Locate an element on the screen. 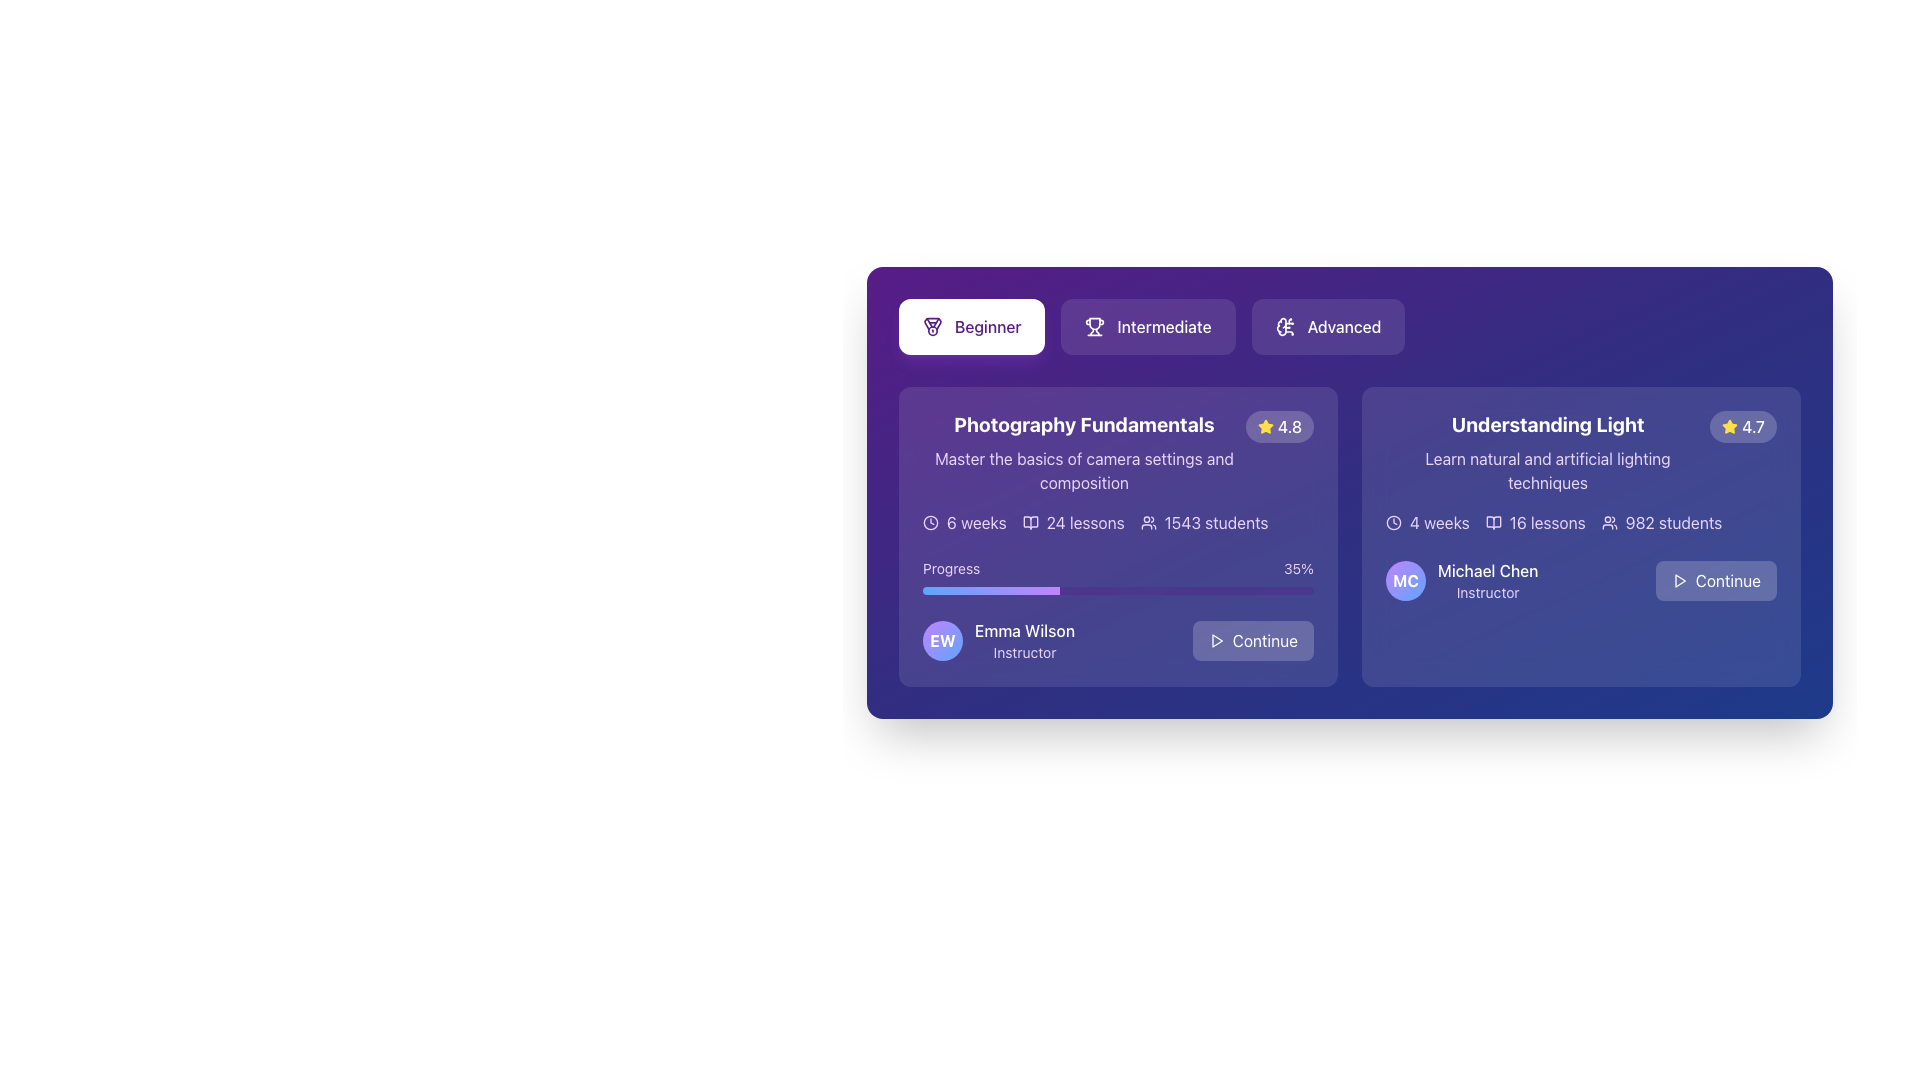  the Content Header with Rating Badge located at the top-left corner of the first course card, which presents the title, description, and rating of the course is located at coordinates (1117, 452).